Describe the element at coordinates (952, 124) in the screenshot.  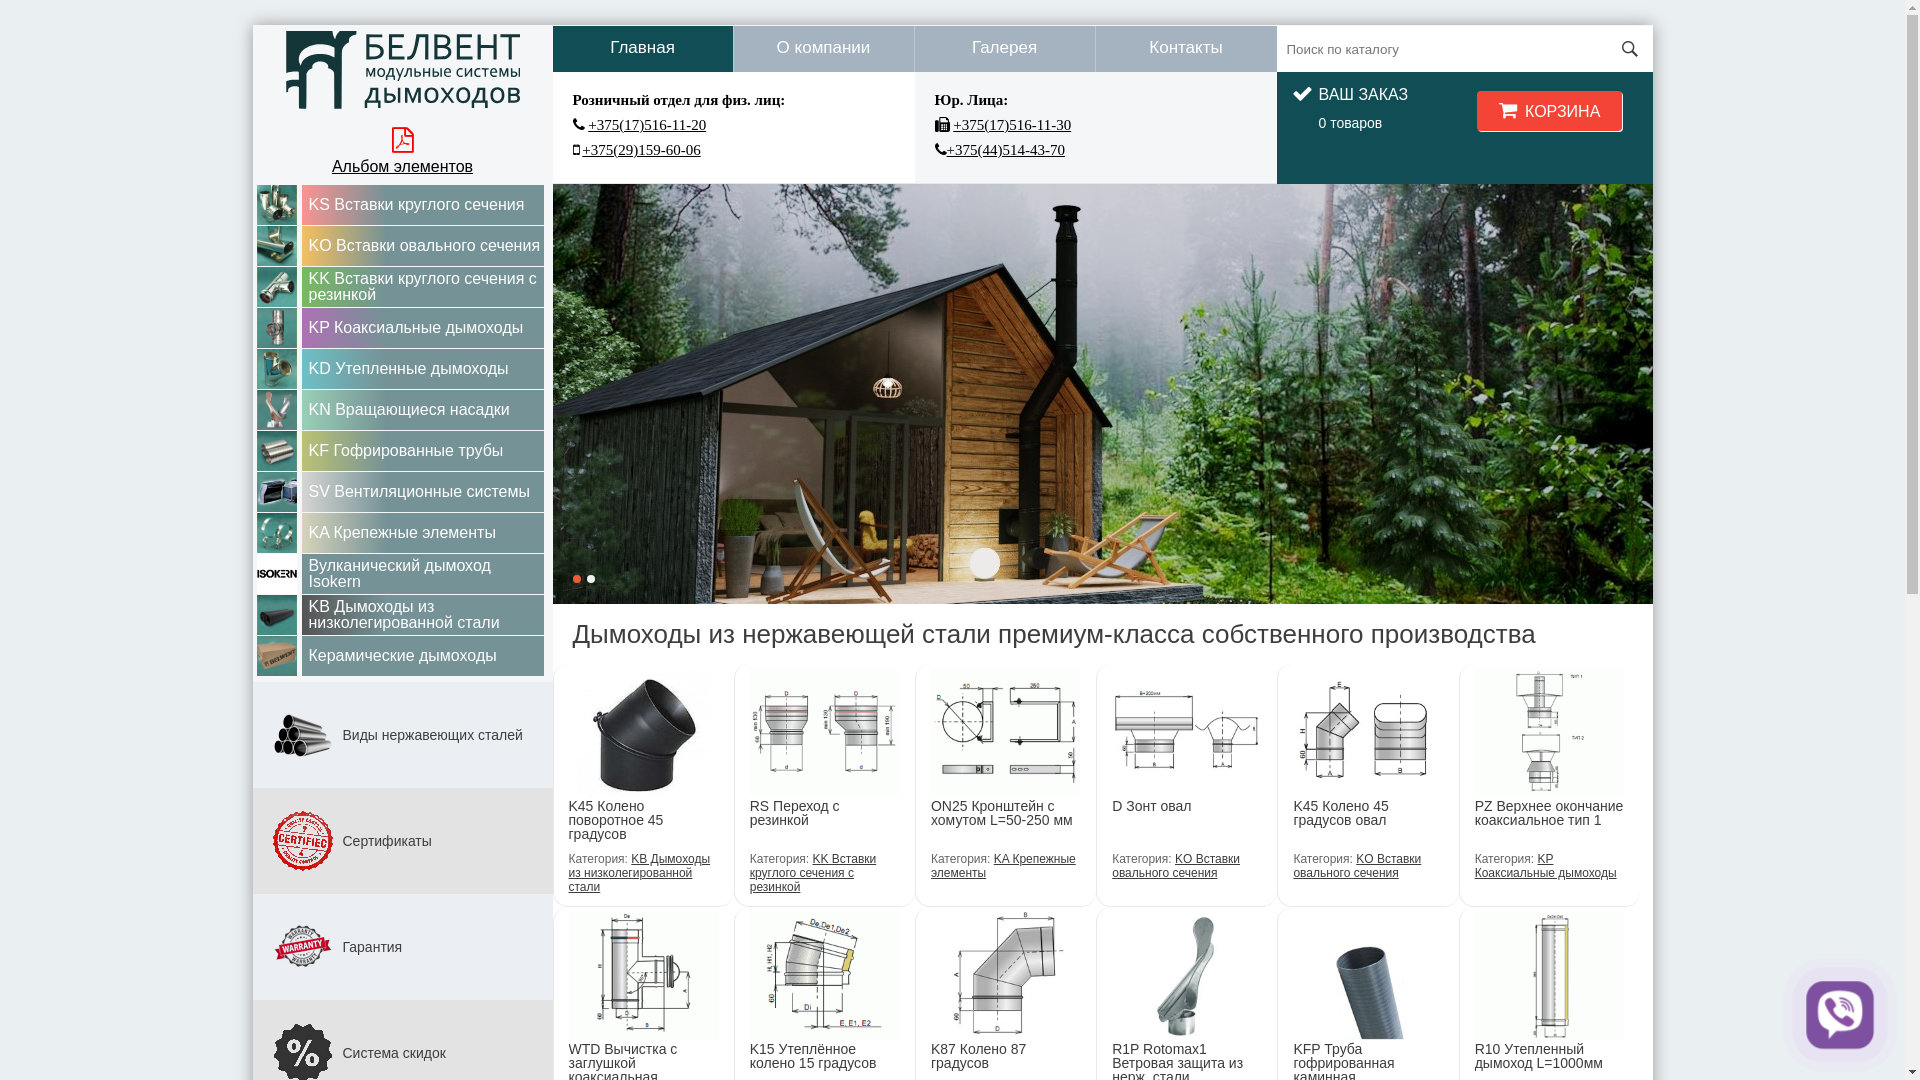
I see `'+375(17)516-11-30'` at that location.